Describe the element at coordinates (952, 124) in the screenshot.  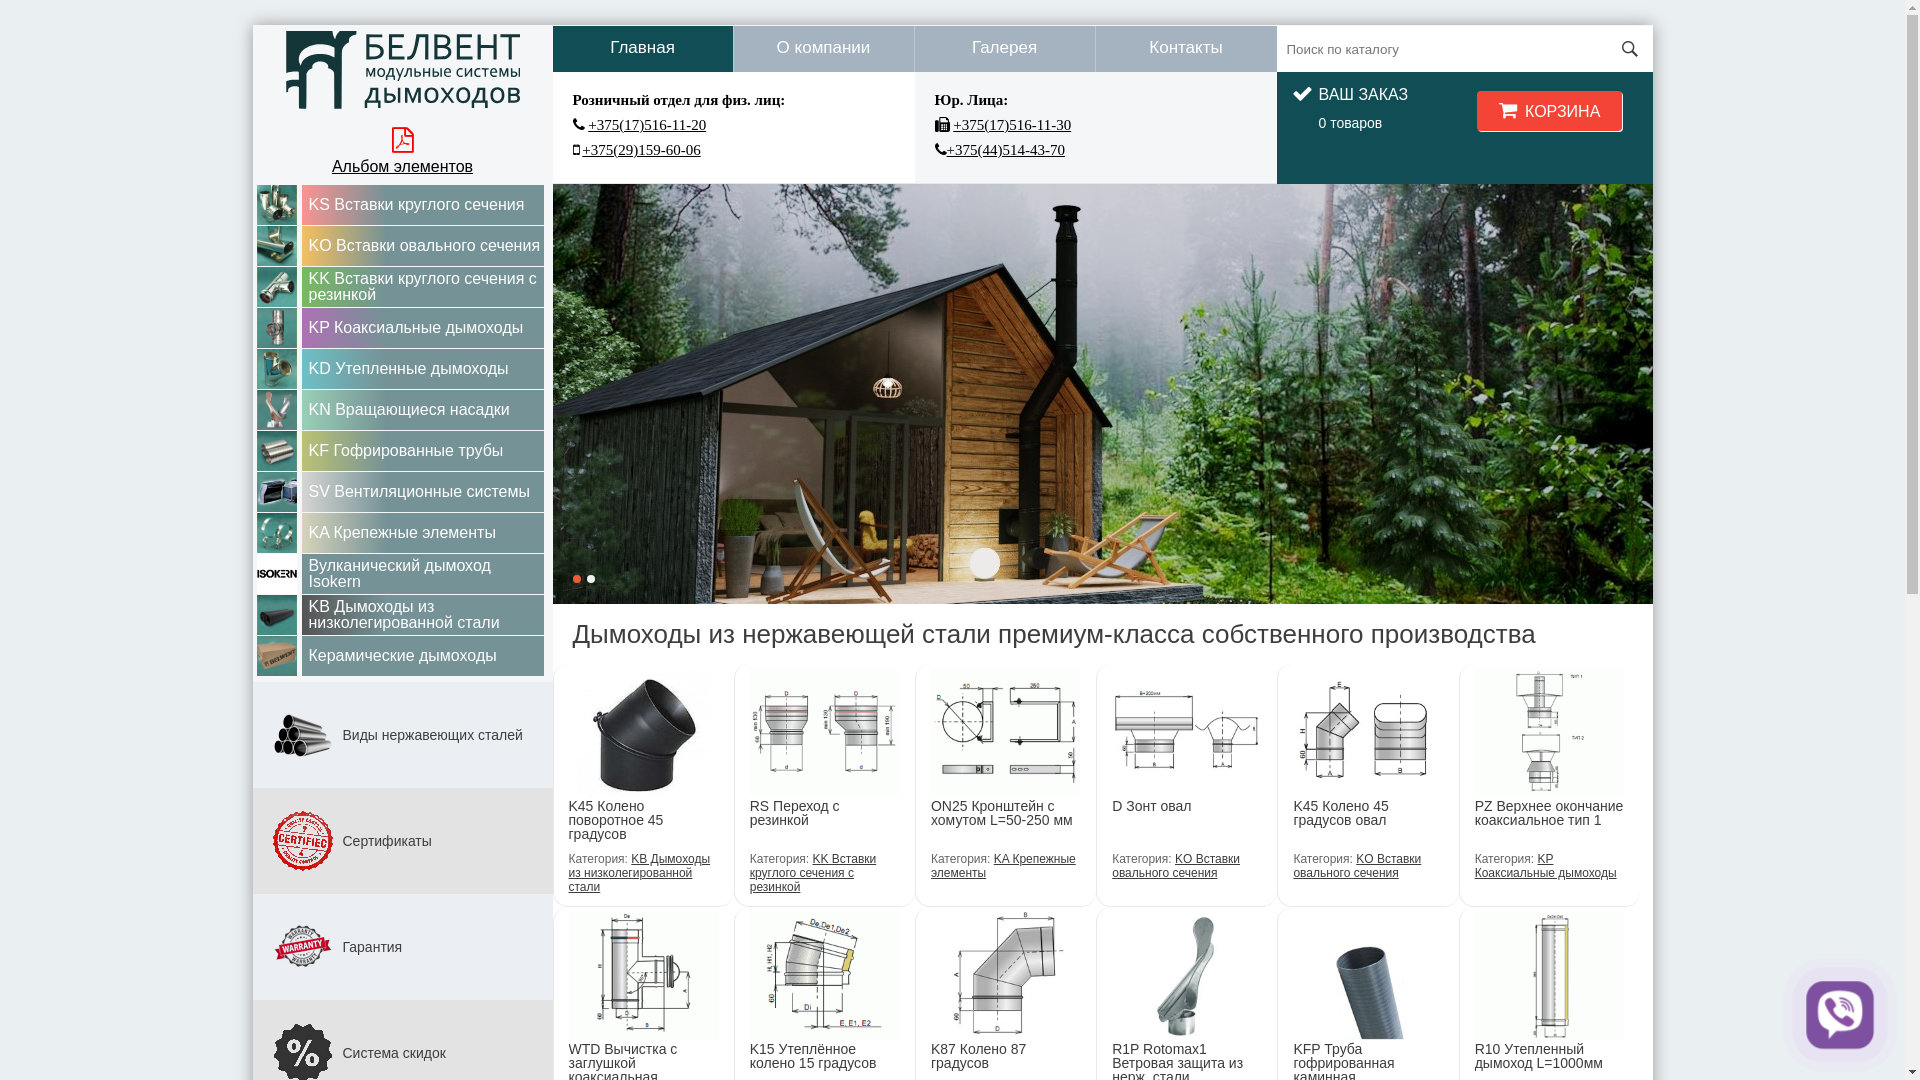
I see `'+375(17)516-11-30'` at that location.